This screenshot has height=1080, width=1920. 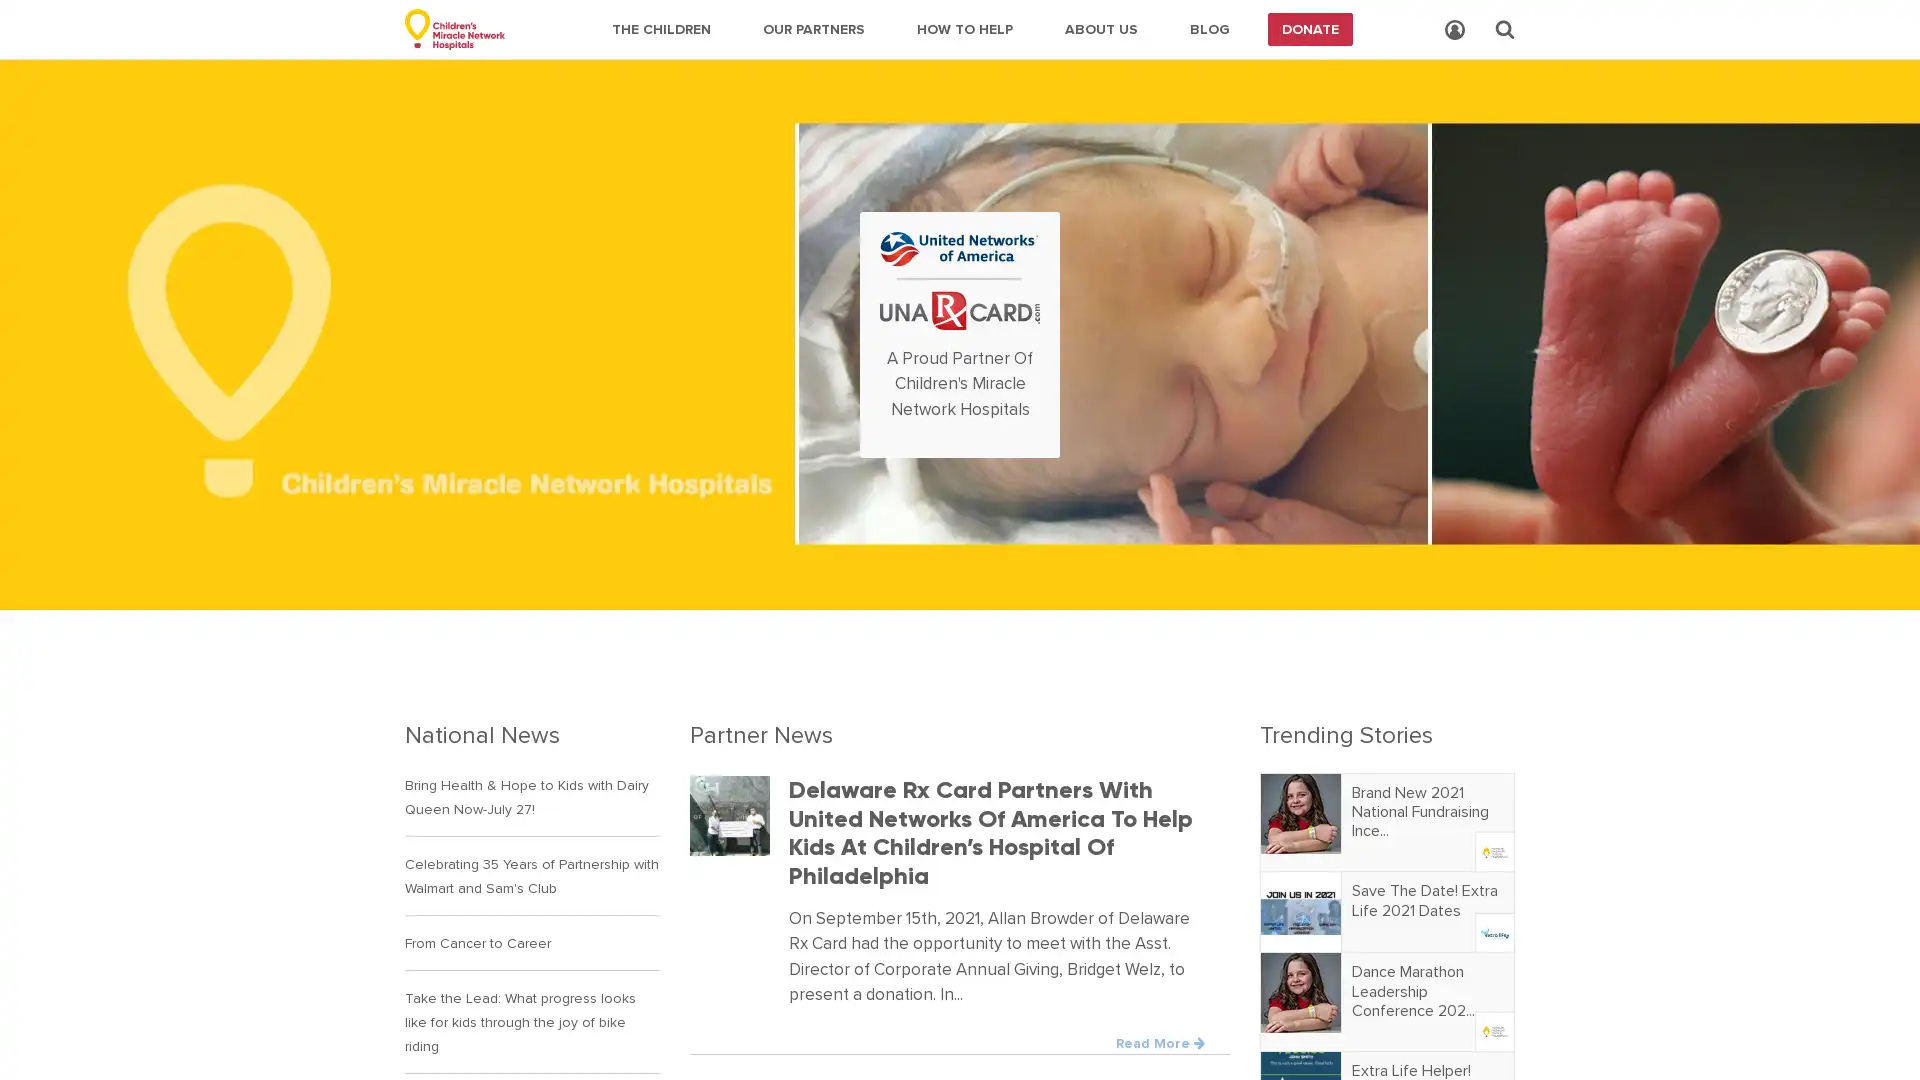 I want to click on Search, so click(x=1505, y=29).